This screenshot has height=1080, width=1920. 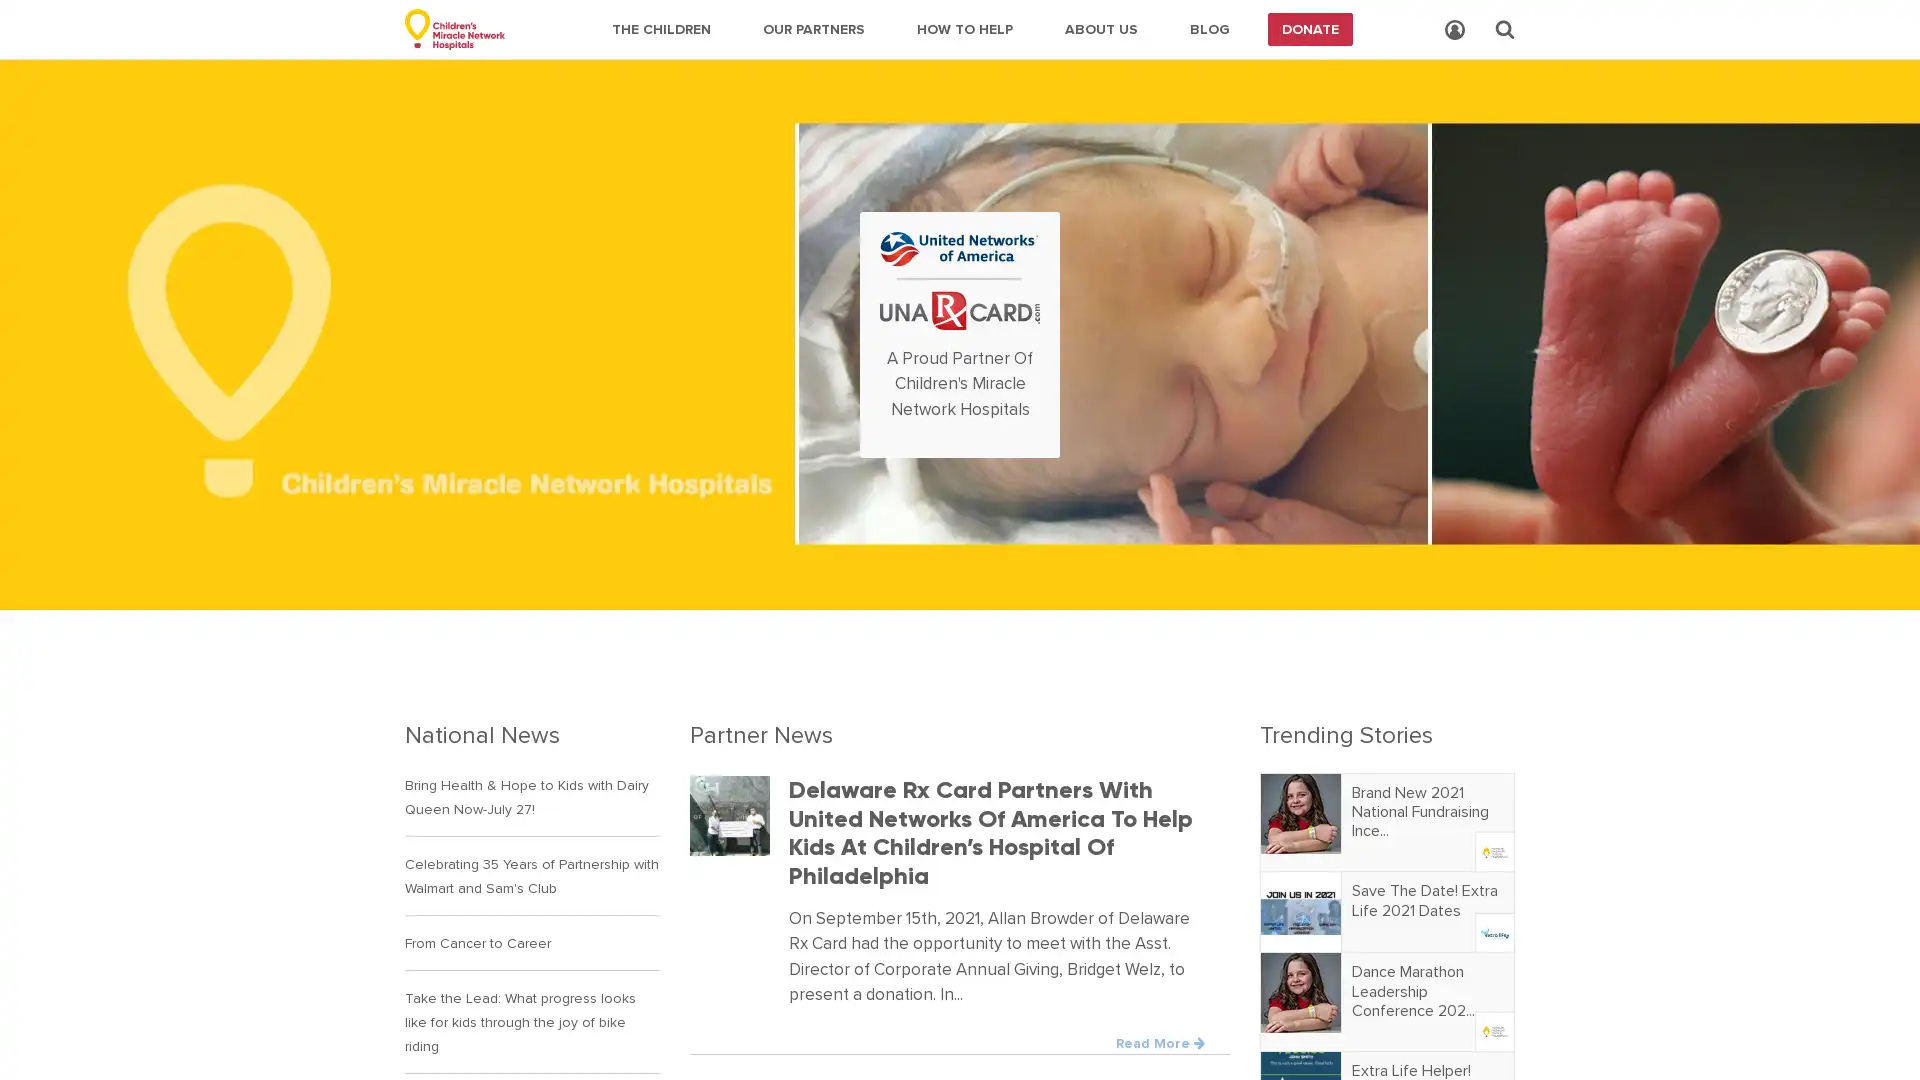 I want to click on Search, so click(x=1505, y=29).